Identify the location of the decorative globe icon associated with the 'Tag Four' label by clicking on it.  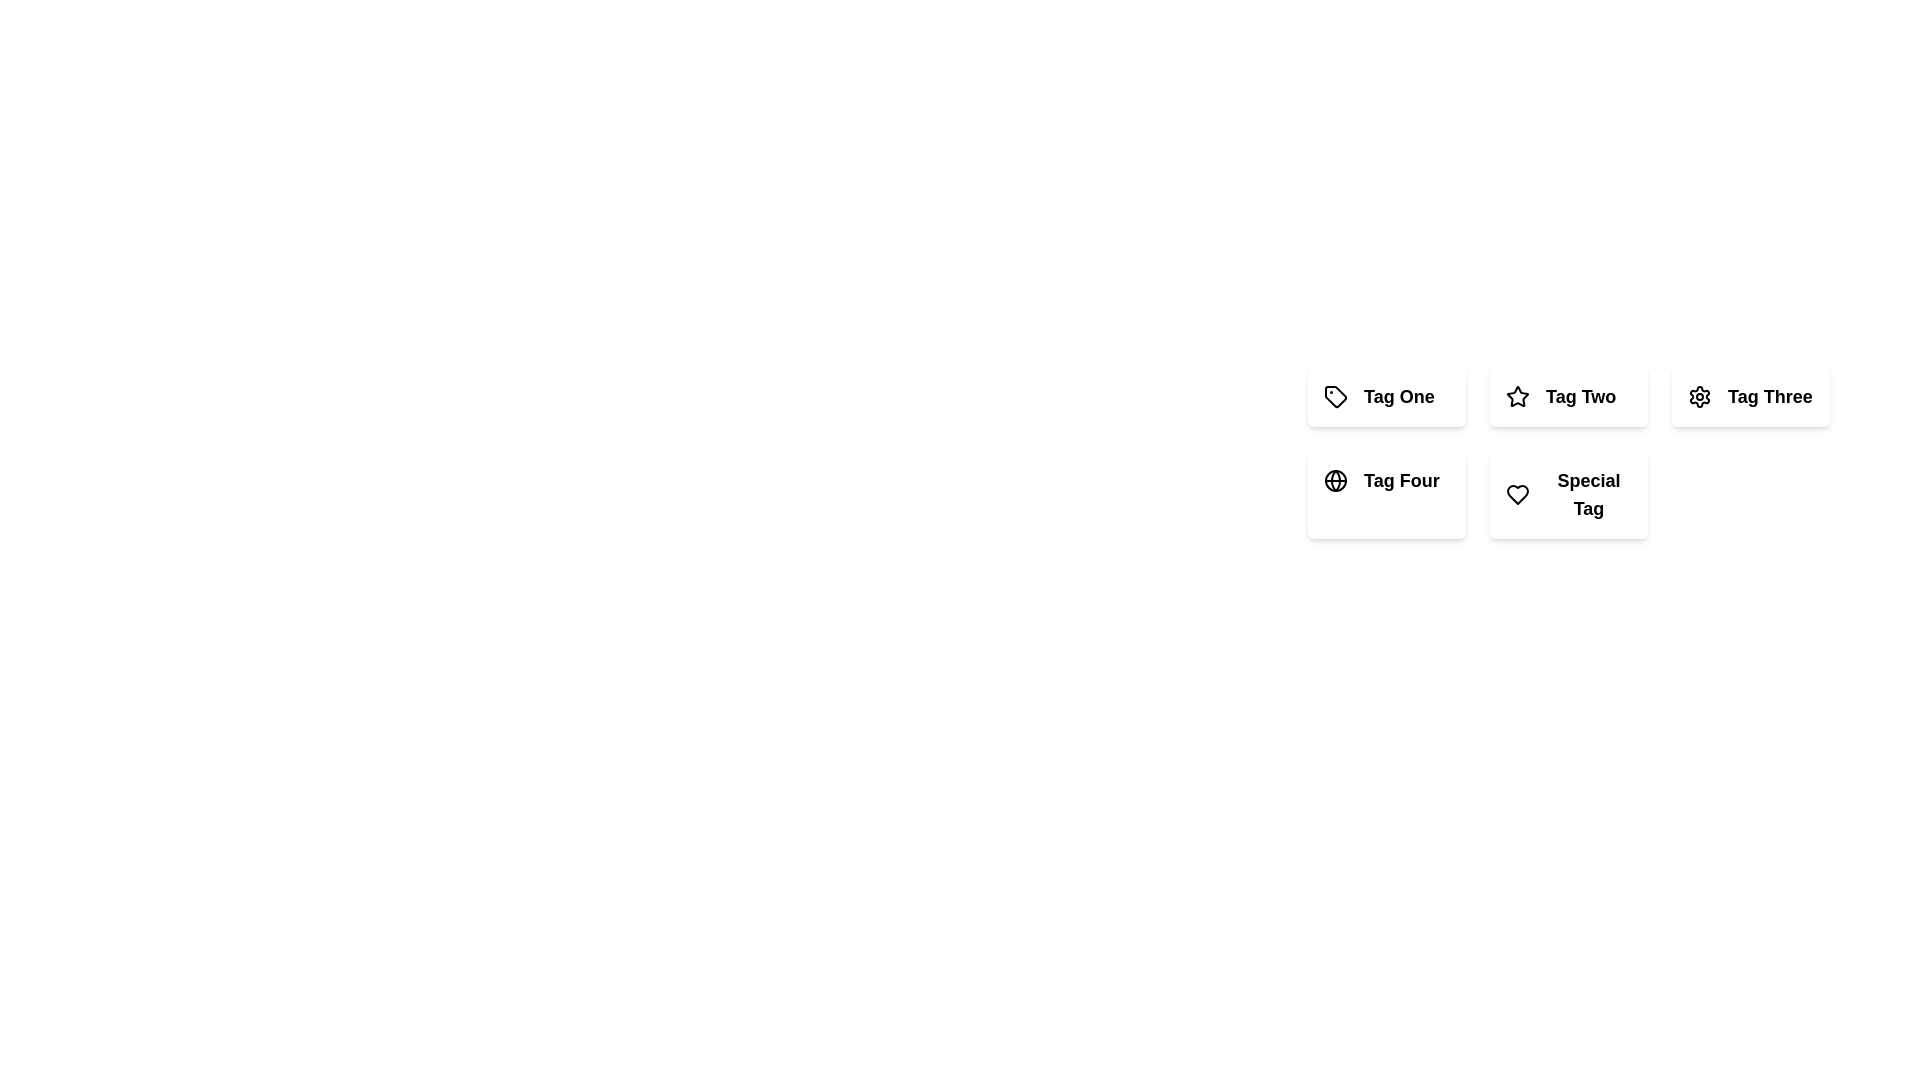
(1335, 481).